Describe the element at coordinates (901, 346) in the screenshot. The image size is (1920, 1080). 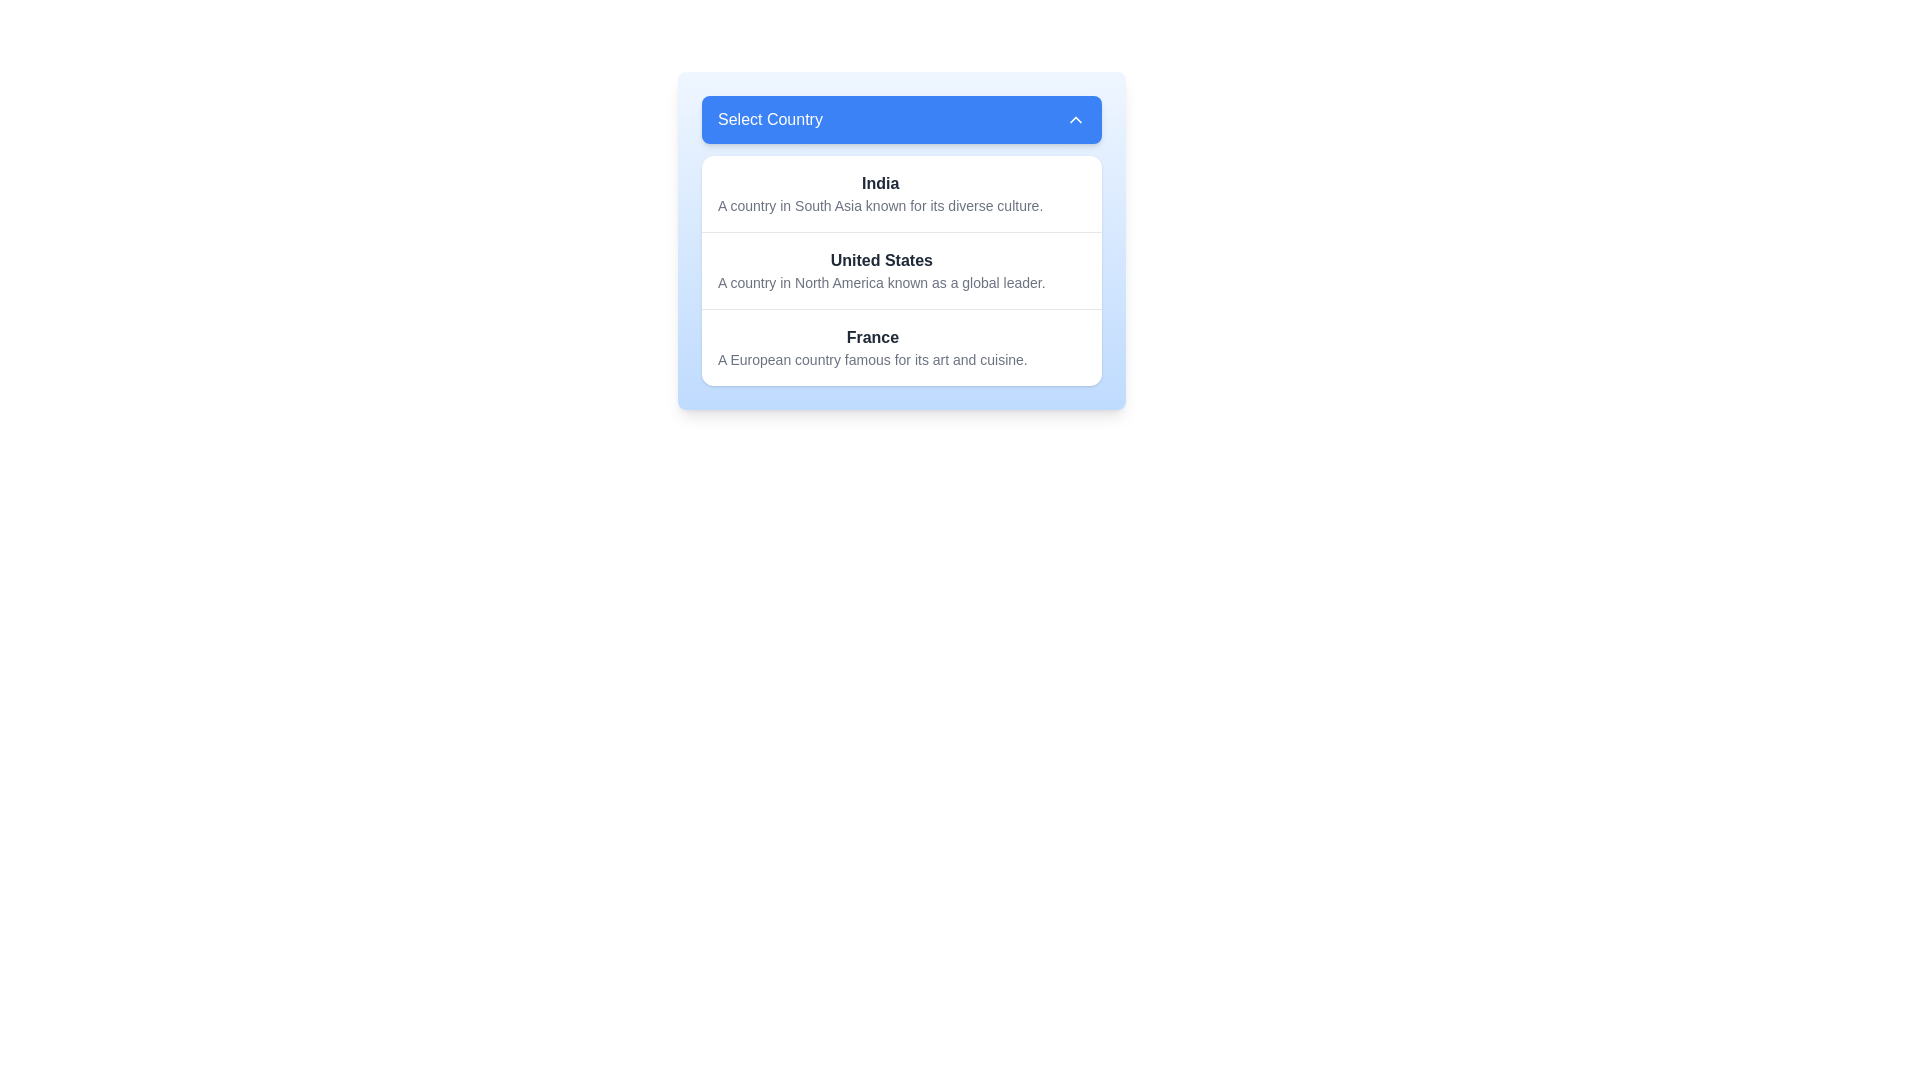
I see `the third item in the dropdown list representing 'France'` at that location.